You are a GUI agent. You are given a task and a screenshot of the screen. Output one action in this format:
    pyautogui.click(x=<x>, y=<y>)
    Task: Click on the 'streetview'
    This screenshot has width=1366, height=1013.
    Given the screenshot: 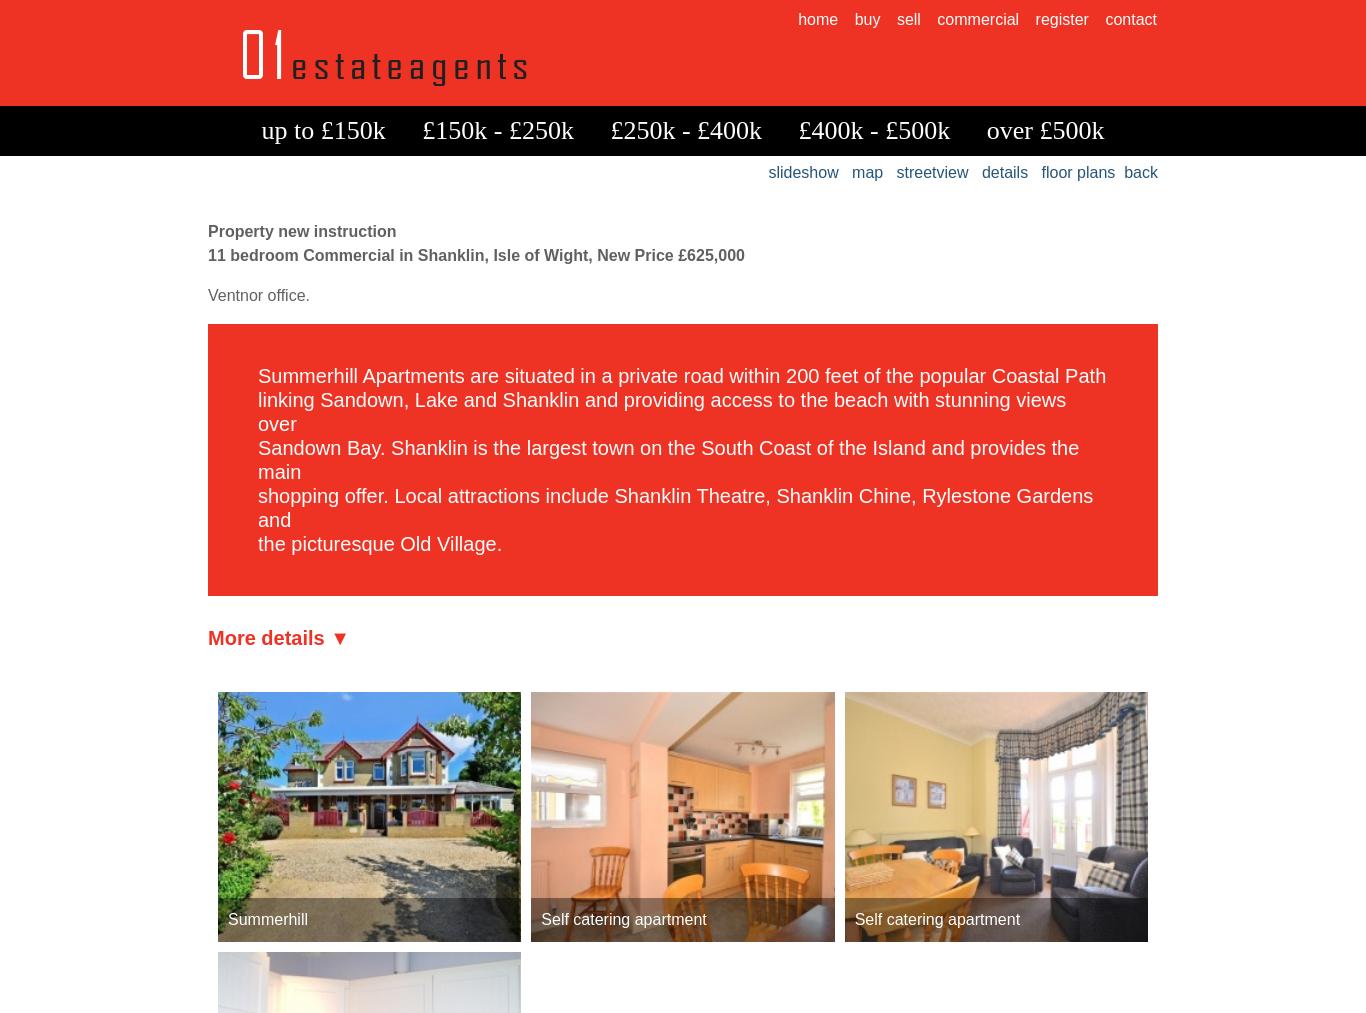 What is the action you would take?
    pyautogui.click(x=932, y=172)
    